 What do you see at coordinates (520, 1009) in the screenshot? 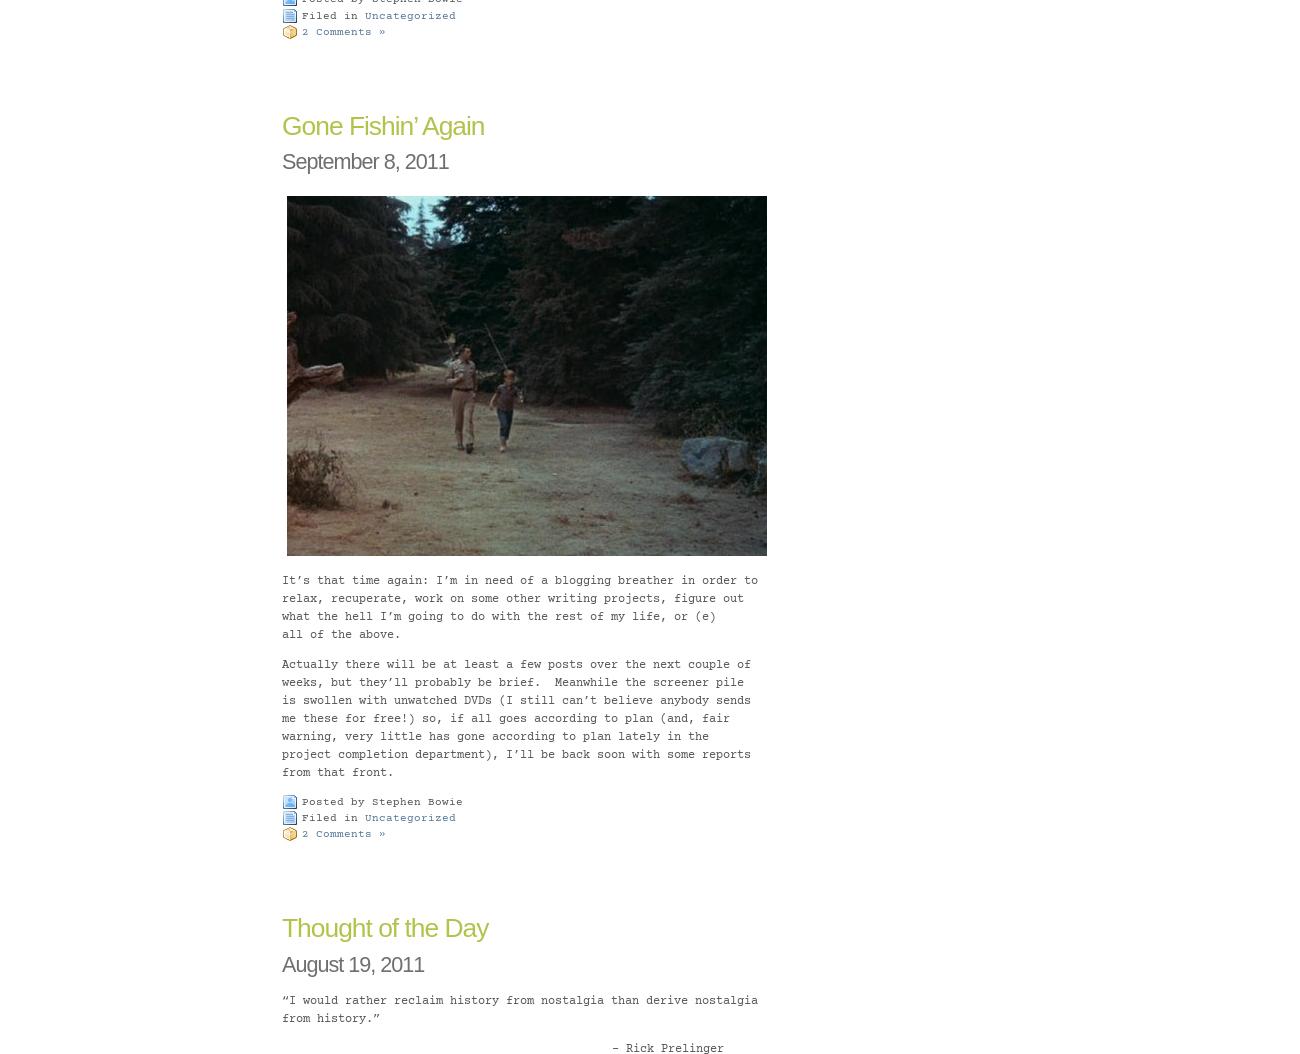
I see `'“I would rather reclaim history from nostalgia than derive nostalgia from history.”'` at bounding box center [520, 1009].